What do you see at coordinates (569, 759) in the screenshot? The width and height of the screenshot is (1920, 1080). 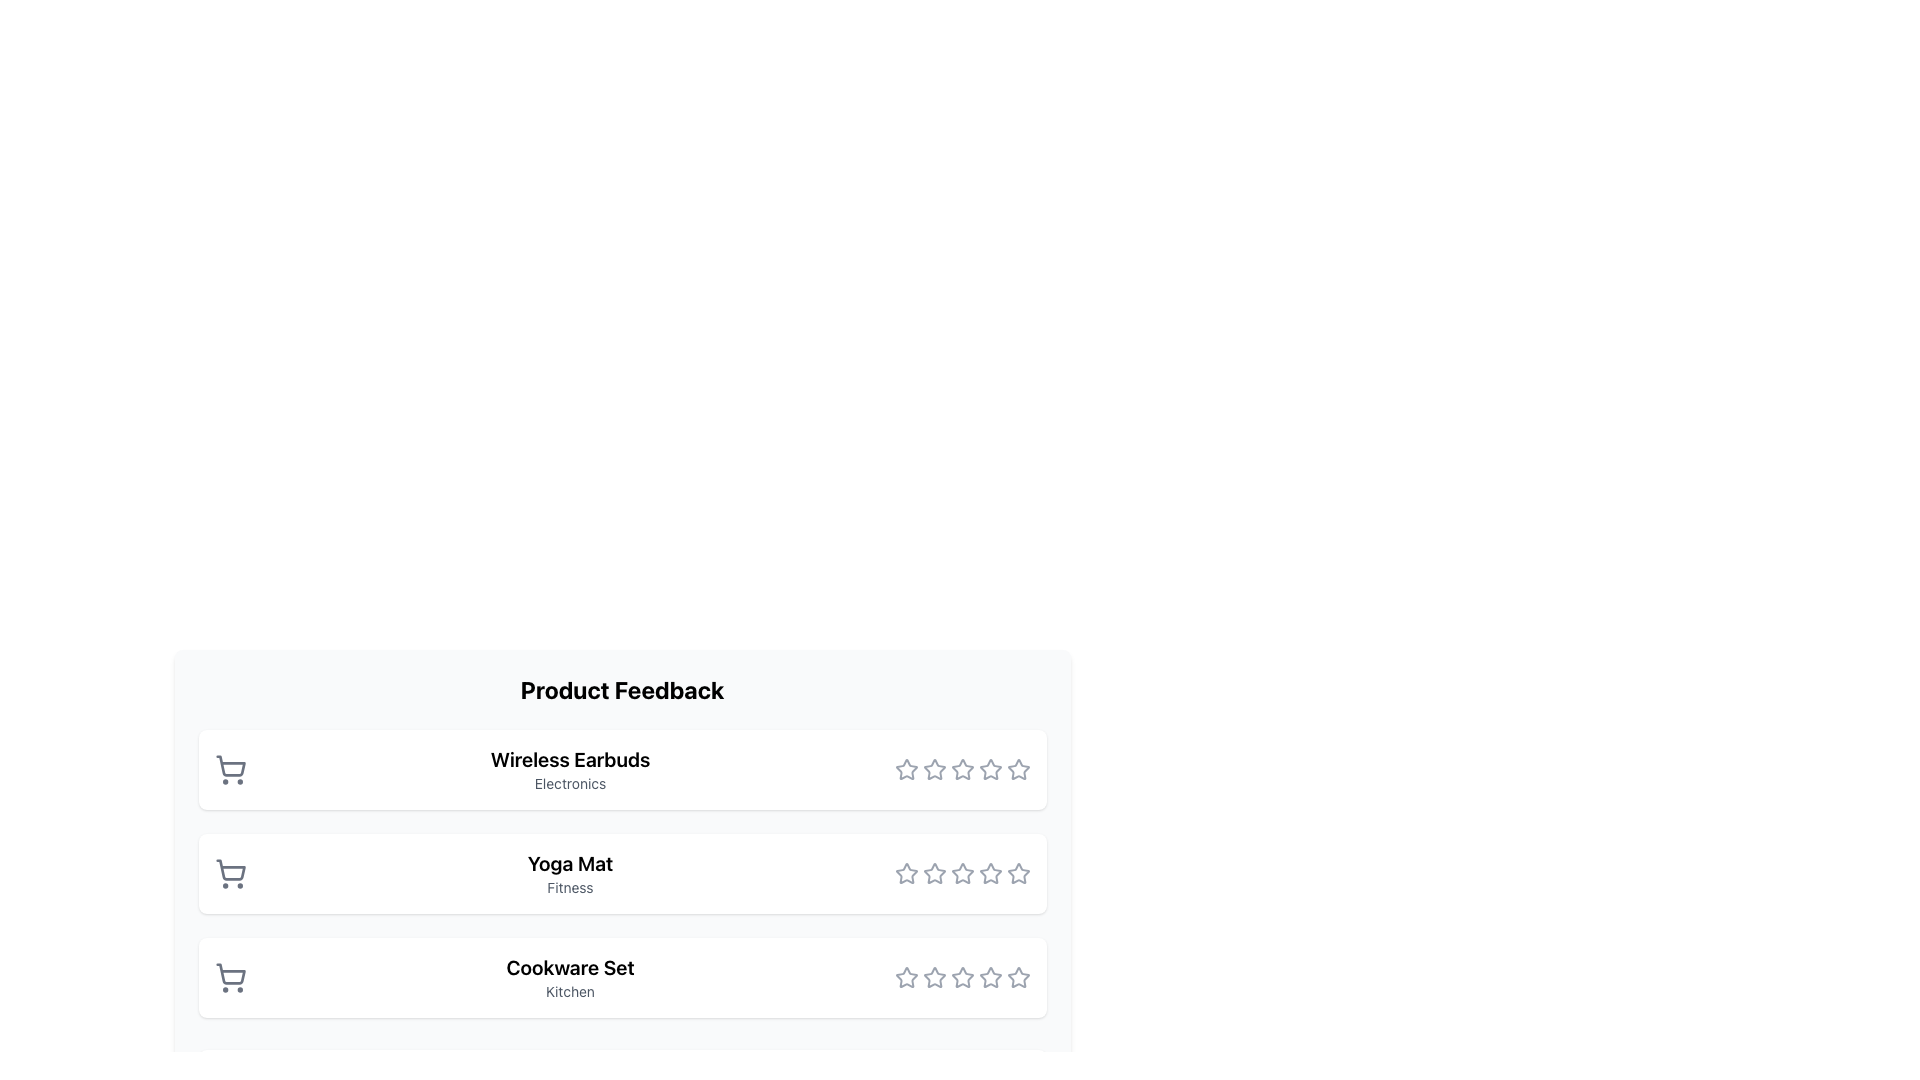 I see `the text label reading 'Wireless Earbuds', which is styled as bold and larger, located in the 'Product Feedback' section above the 'Electronics' label` at bounding box center [569, 759].